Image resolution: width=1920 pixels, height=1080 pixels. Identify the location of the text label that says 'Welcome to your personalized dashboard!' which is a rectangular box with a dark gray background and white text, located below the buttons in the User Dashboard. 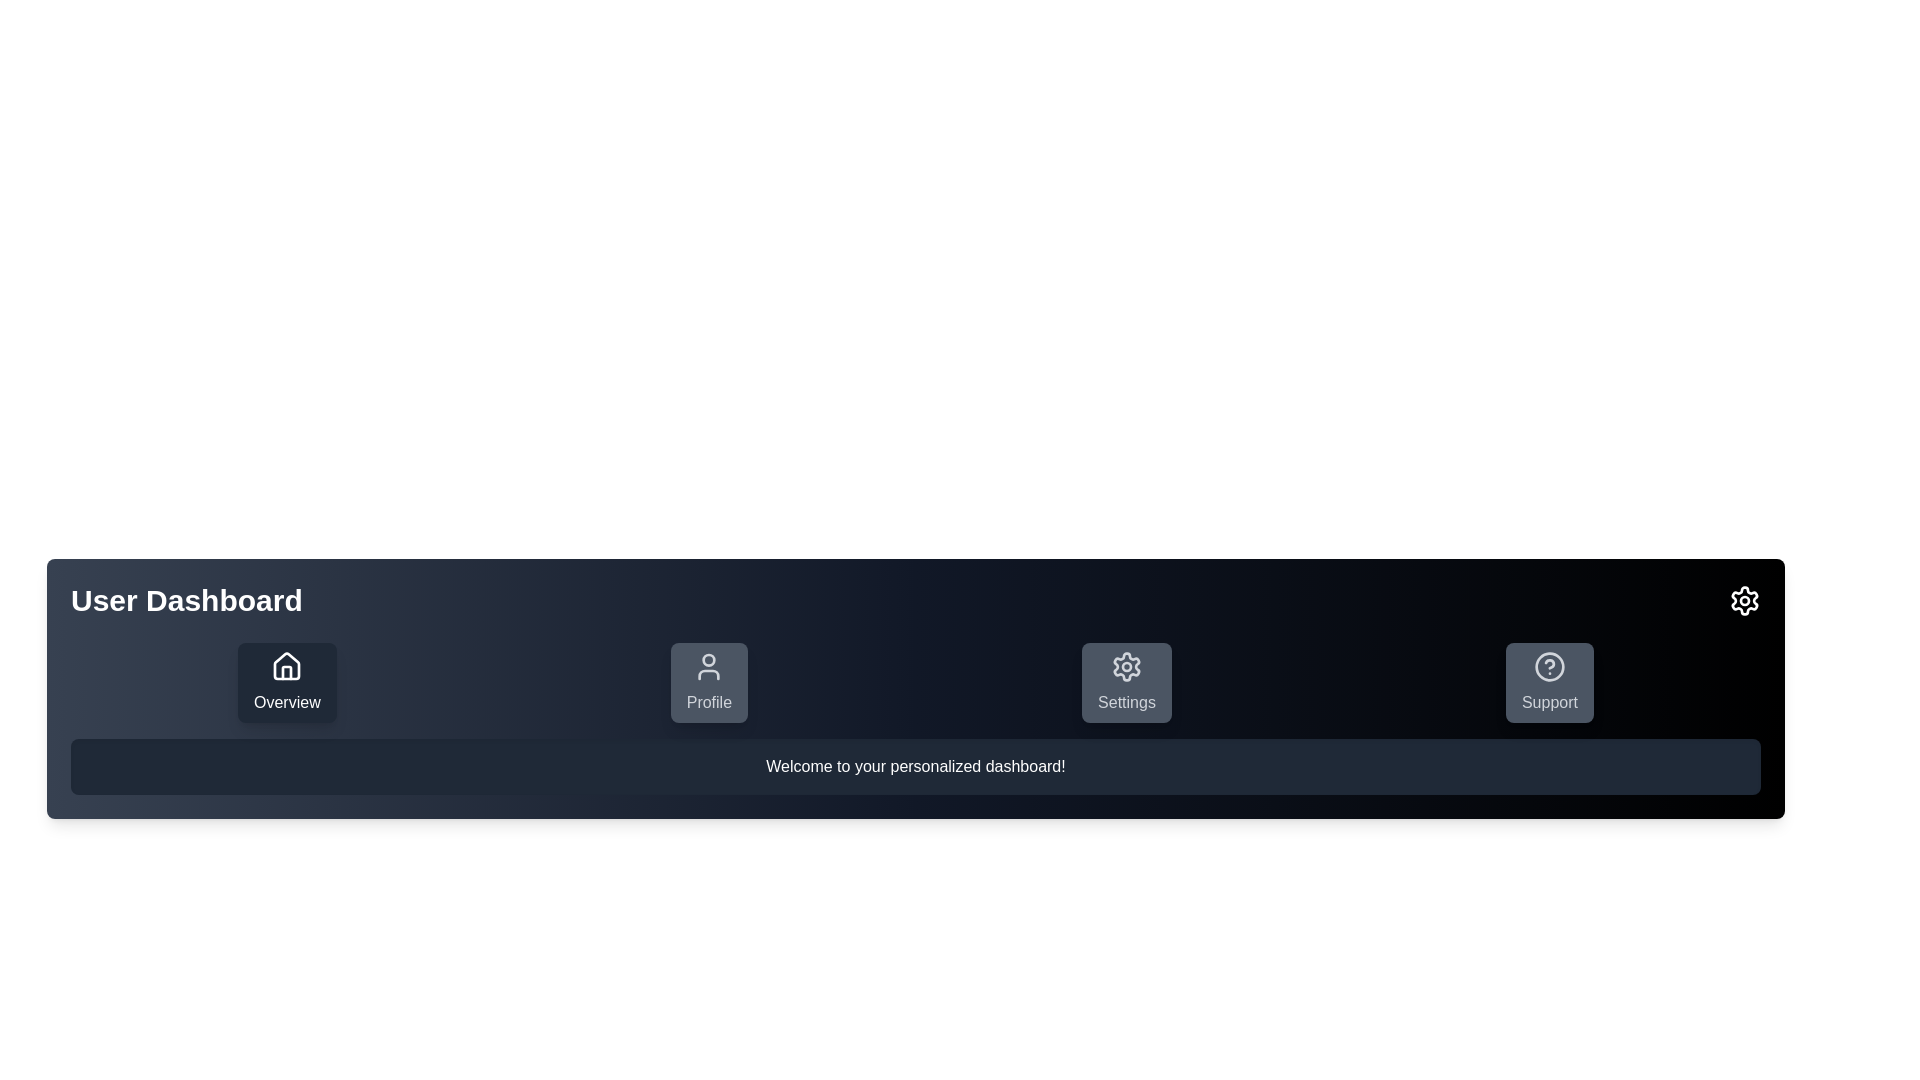
(915, 766).